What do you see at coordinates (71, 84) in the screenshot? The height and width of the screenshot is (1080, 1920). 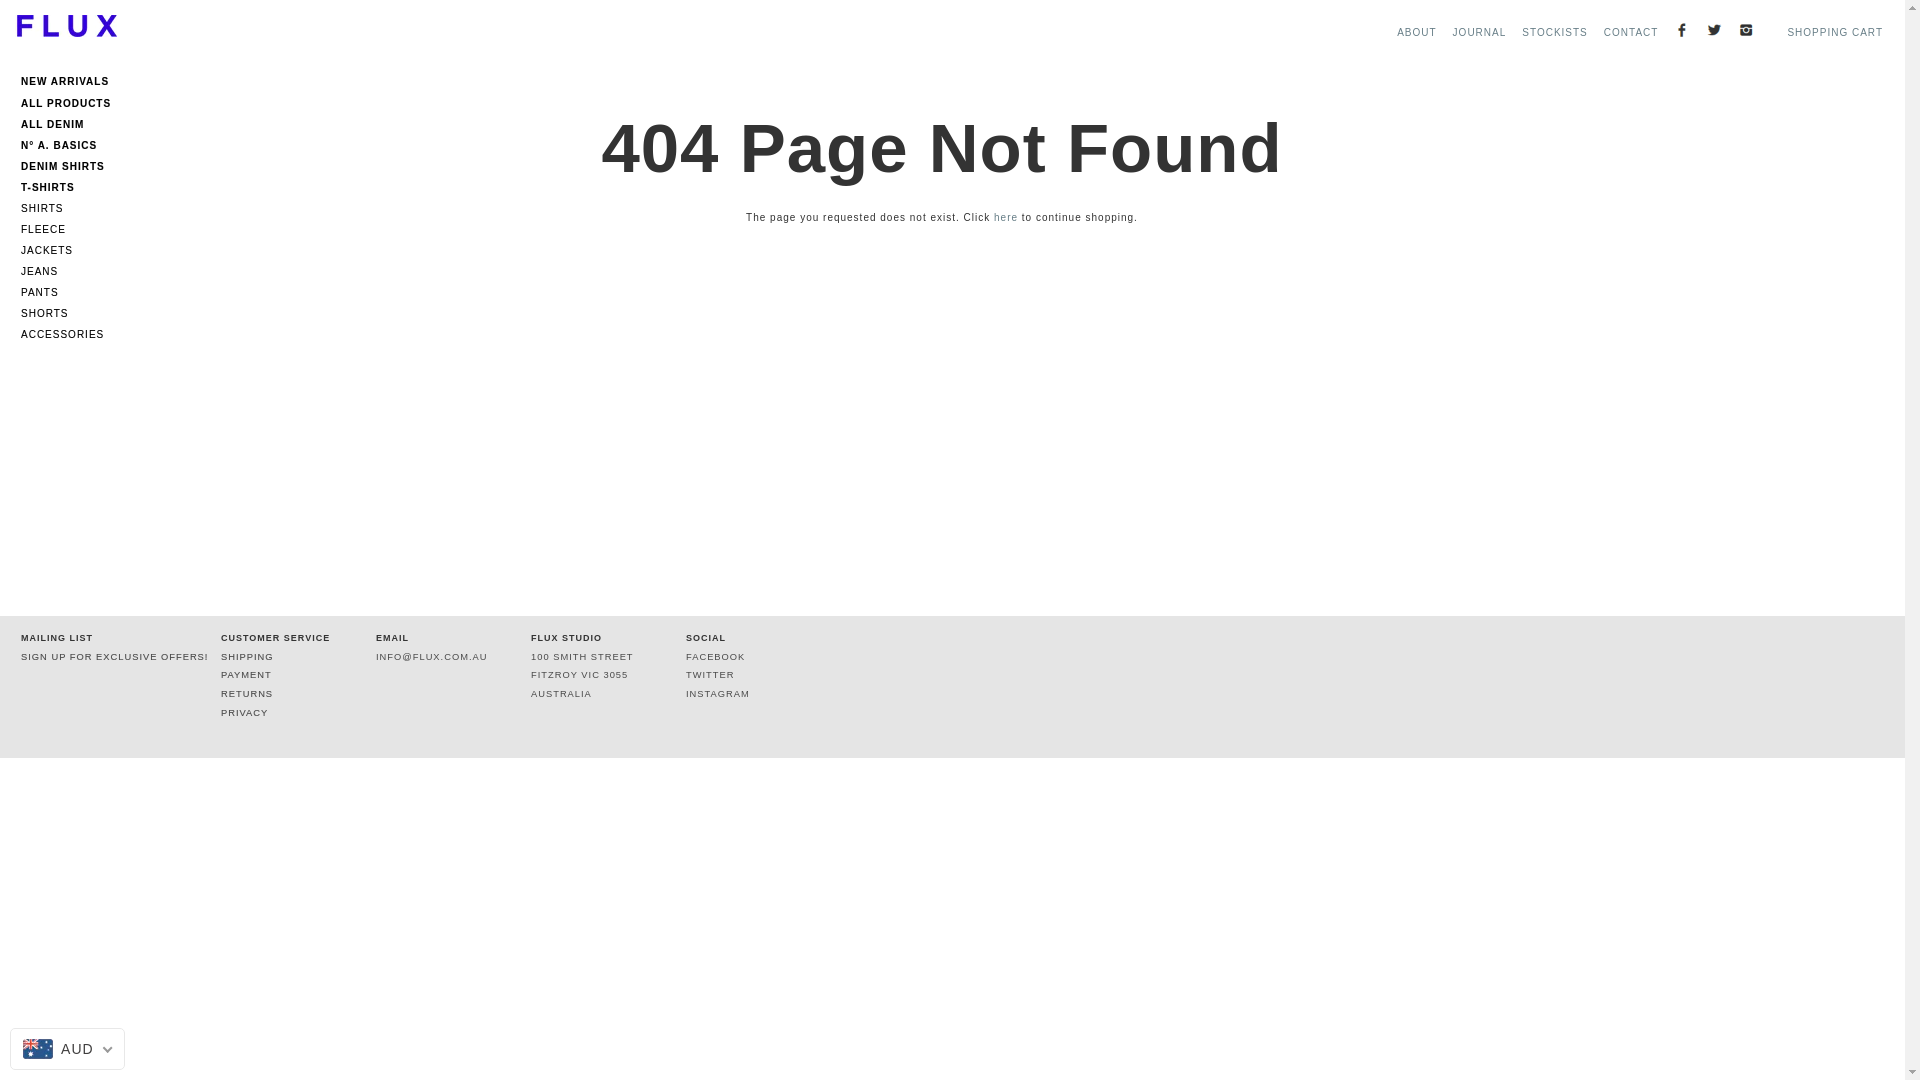 I see `'NEW ARRIVALS'` at bounding box center [71, 84].